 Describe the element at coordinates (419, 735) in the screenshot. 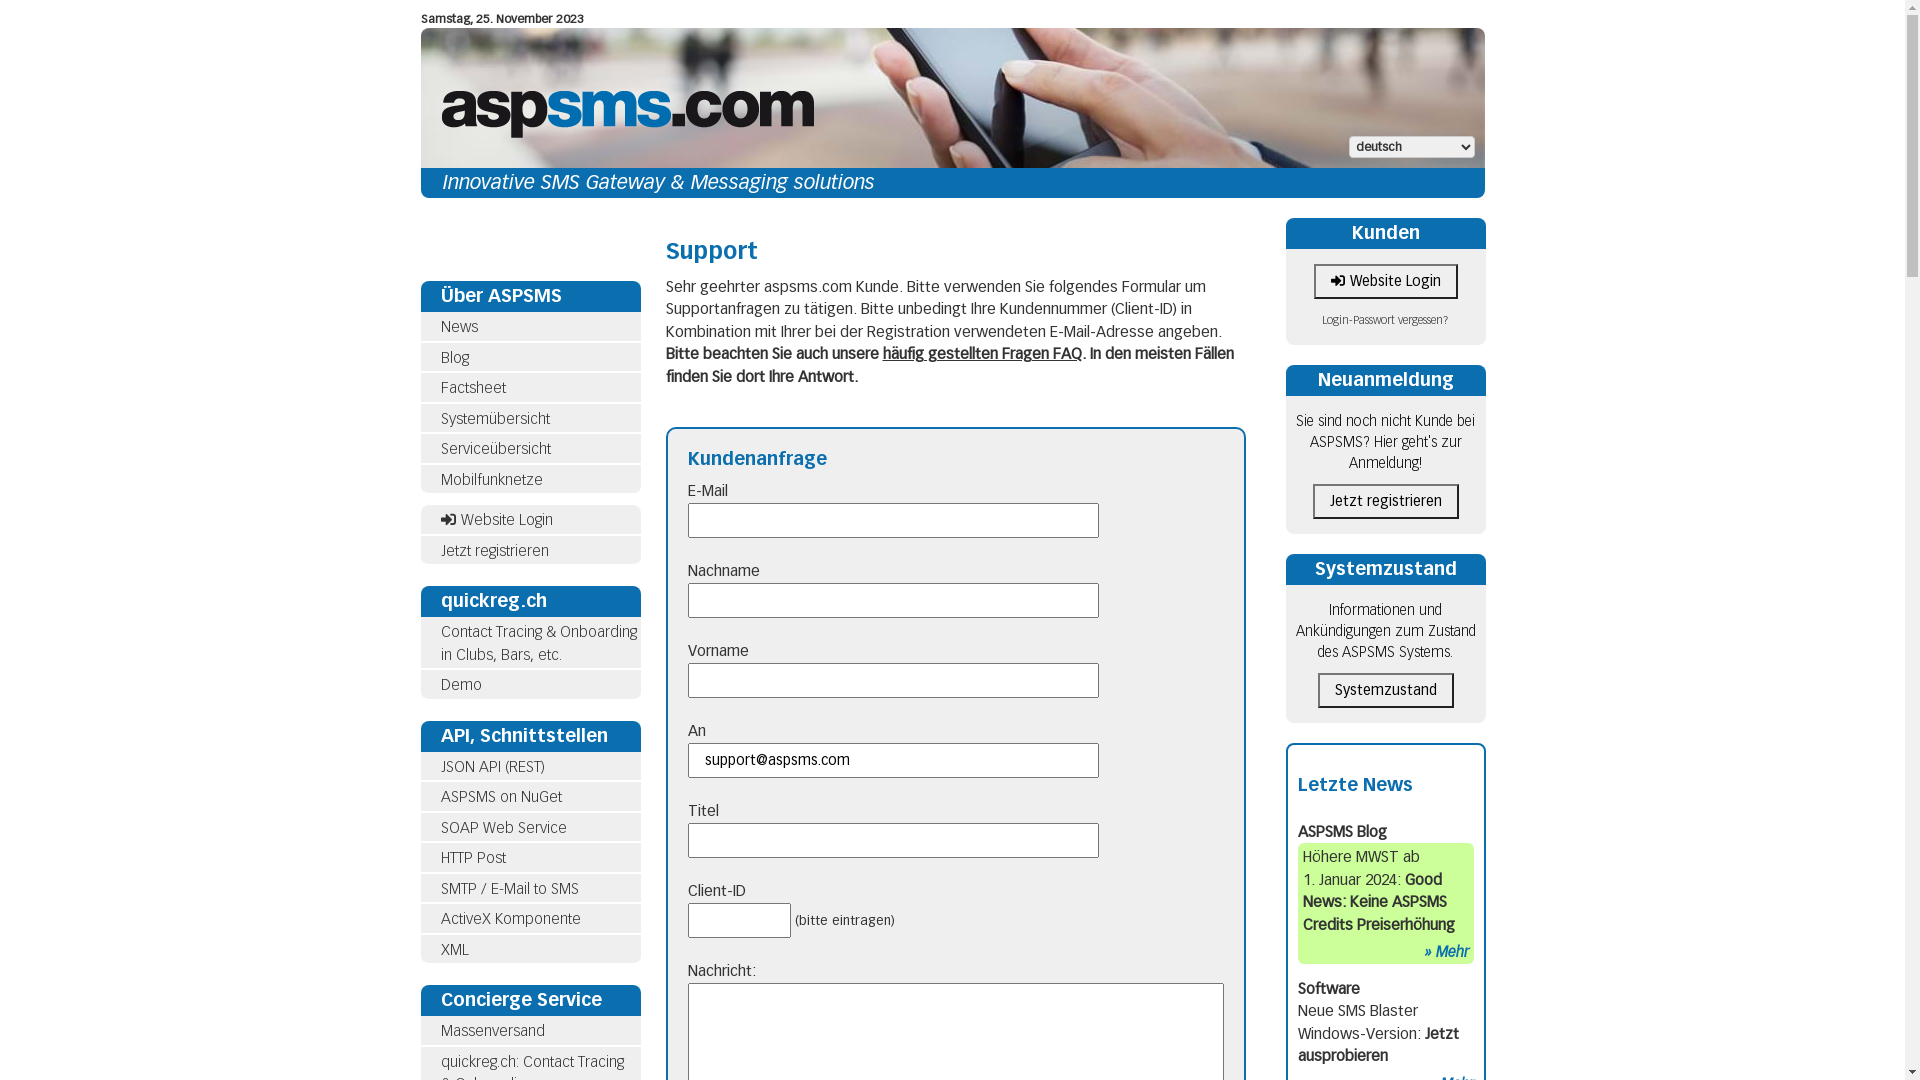

I see `'API, Schnittstellen'` at that location.